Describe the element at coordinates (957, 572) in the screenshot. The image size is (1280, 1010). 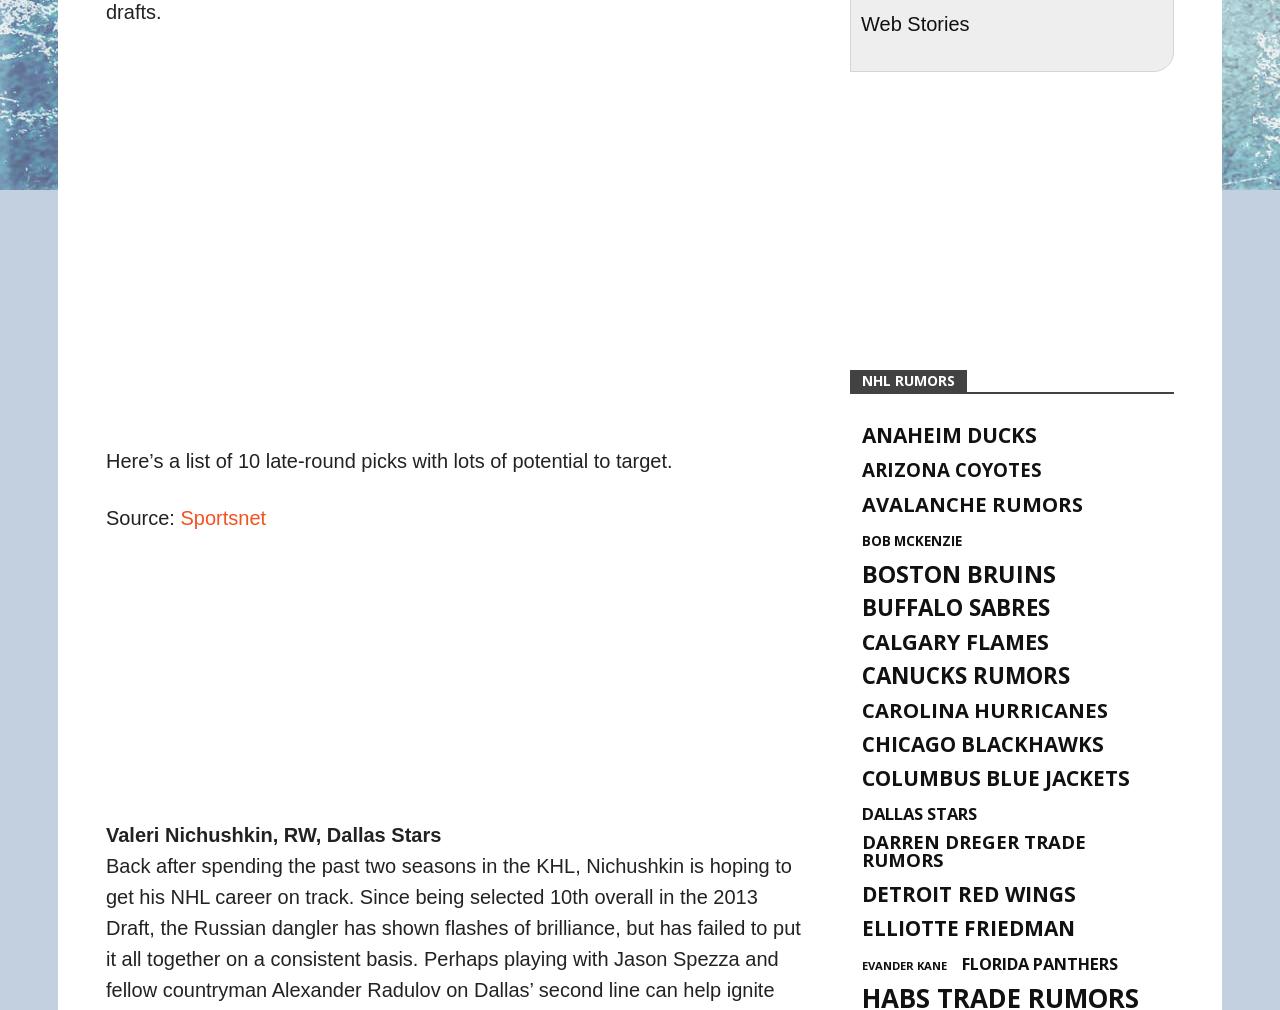
I see `'Boston Bruins'` at that location.